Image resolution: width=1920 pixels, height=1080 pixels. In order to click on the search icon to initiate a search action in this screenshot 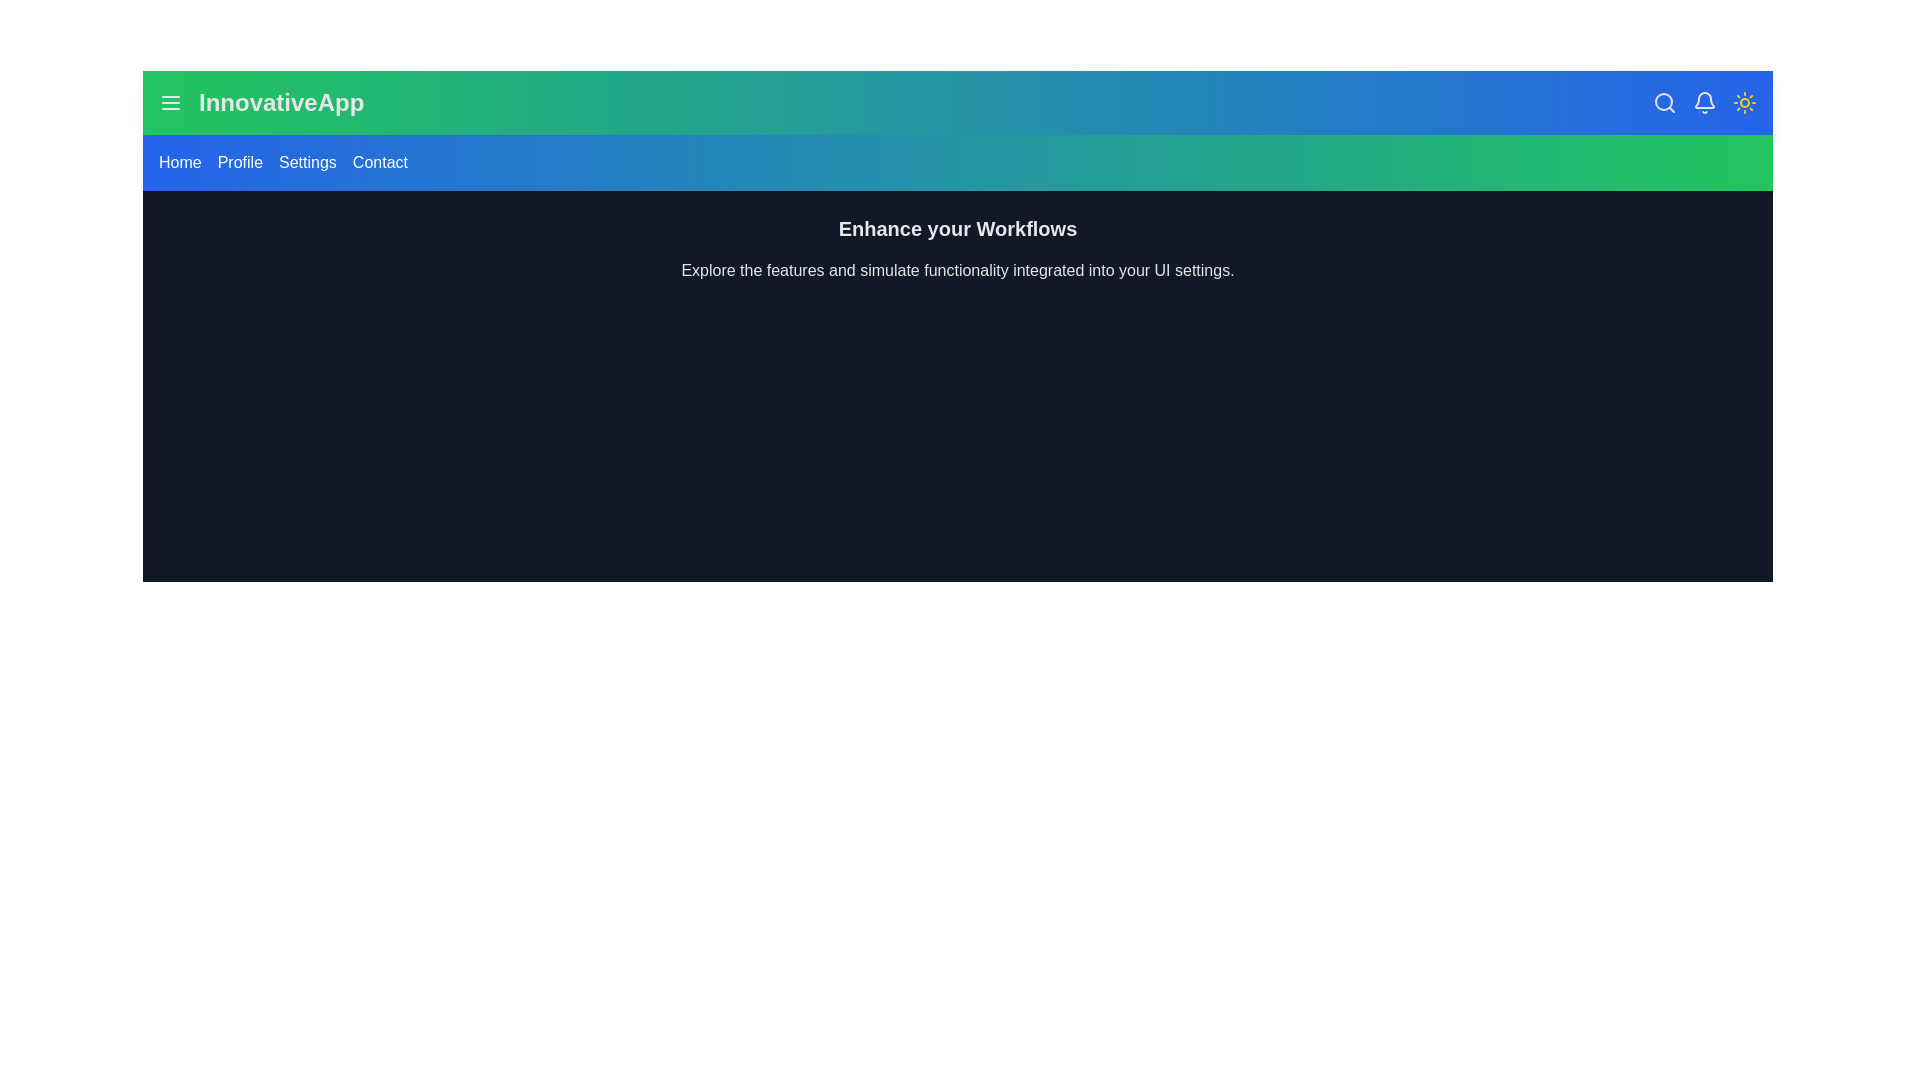, I will do `click(1665, 103)`.